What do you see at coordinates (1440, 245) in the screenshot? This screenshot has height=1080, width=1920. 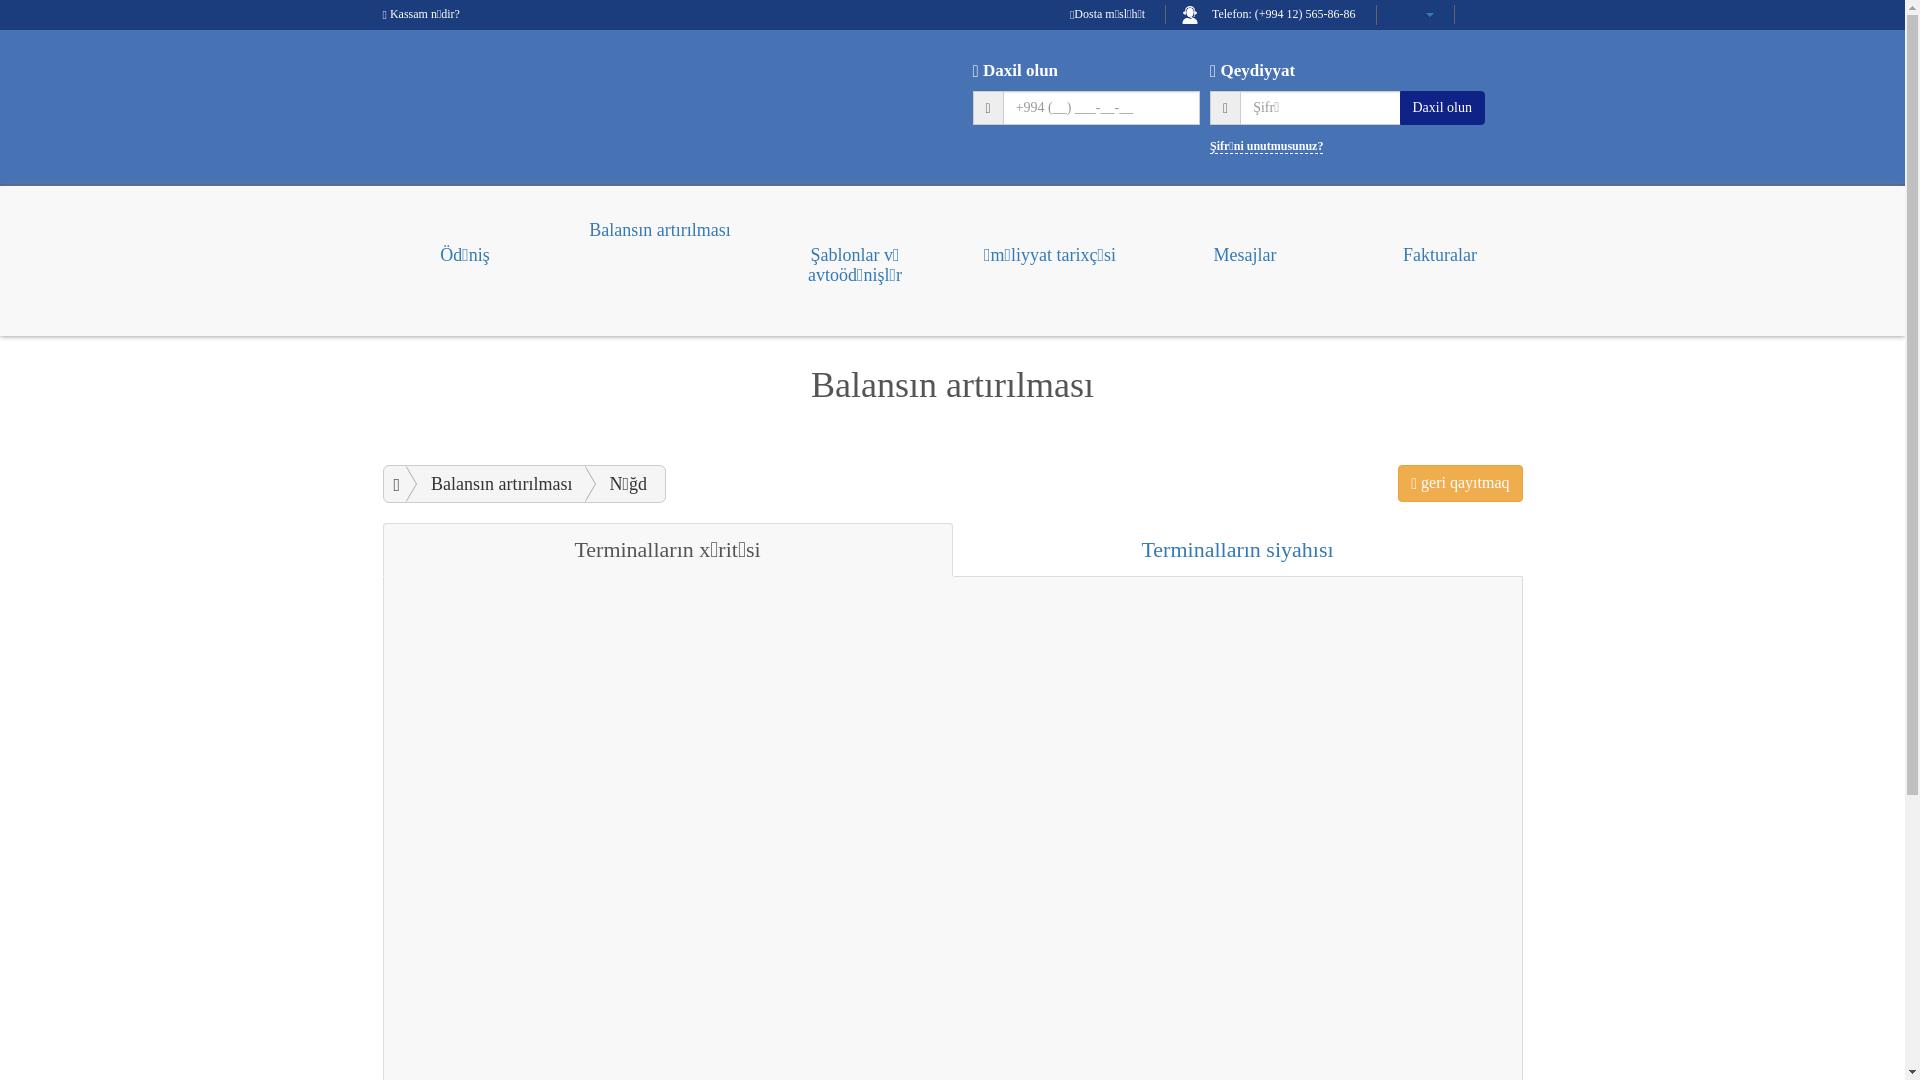 I see `'Fakturalar'` at bounding box center [1440, 245].